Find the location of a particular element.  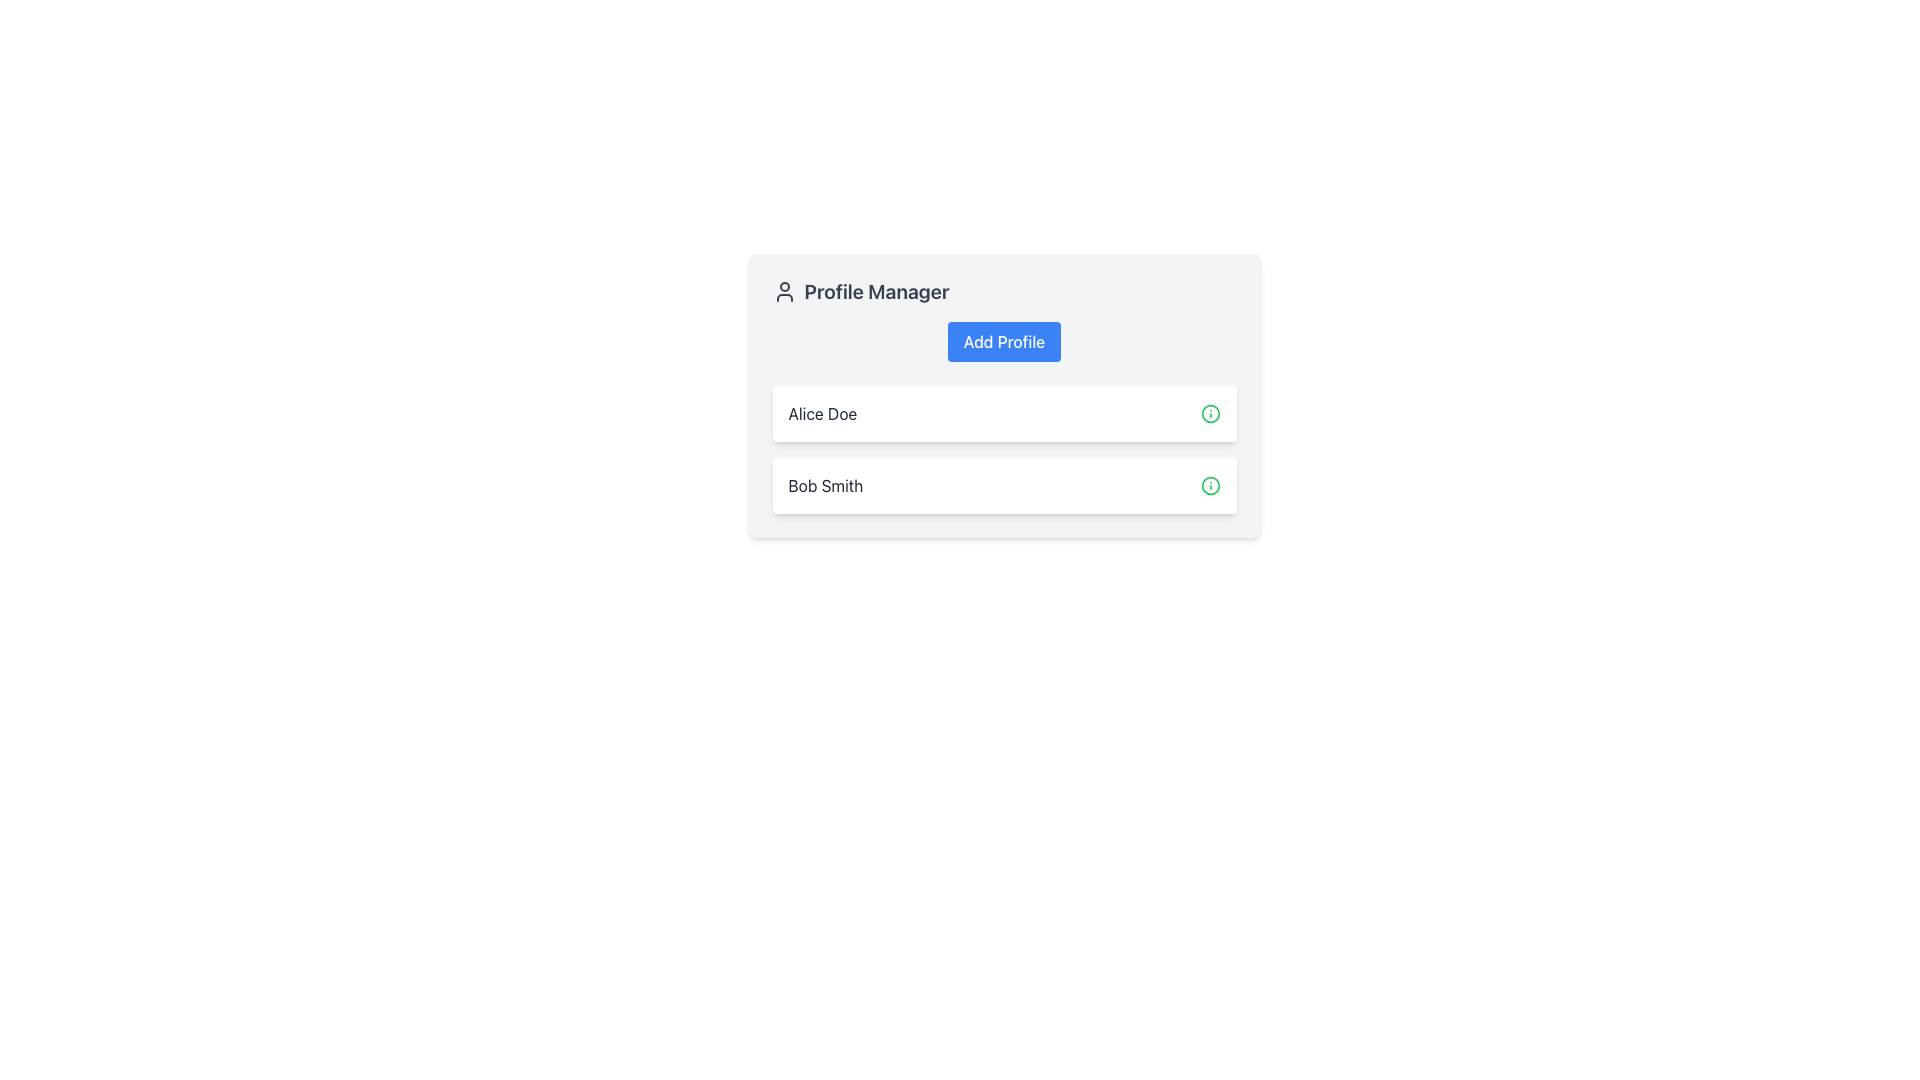

the user icon, which is a simplified outline of a head above rounded shoulders, located at the top-left corner of the 'Profile Manager' box is located at coordinates (783, 292).